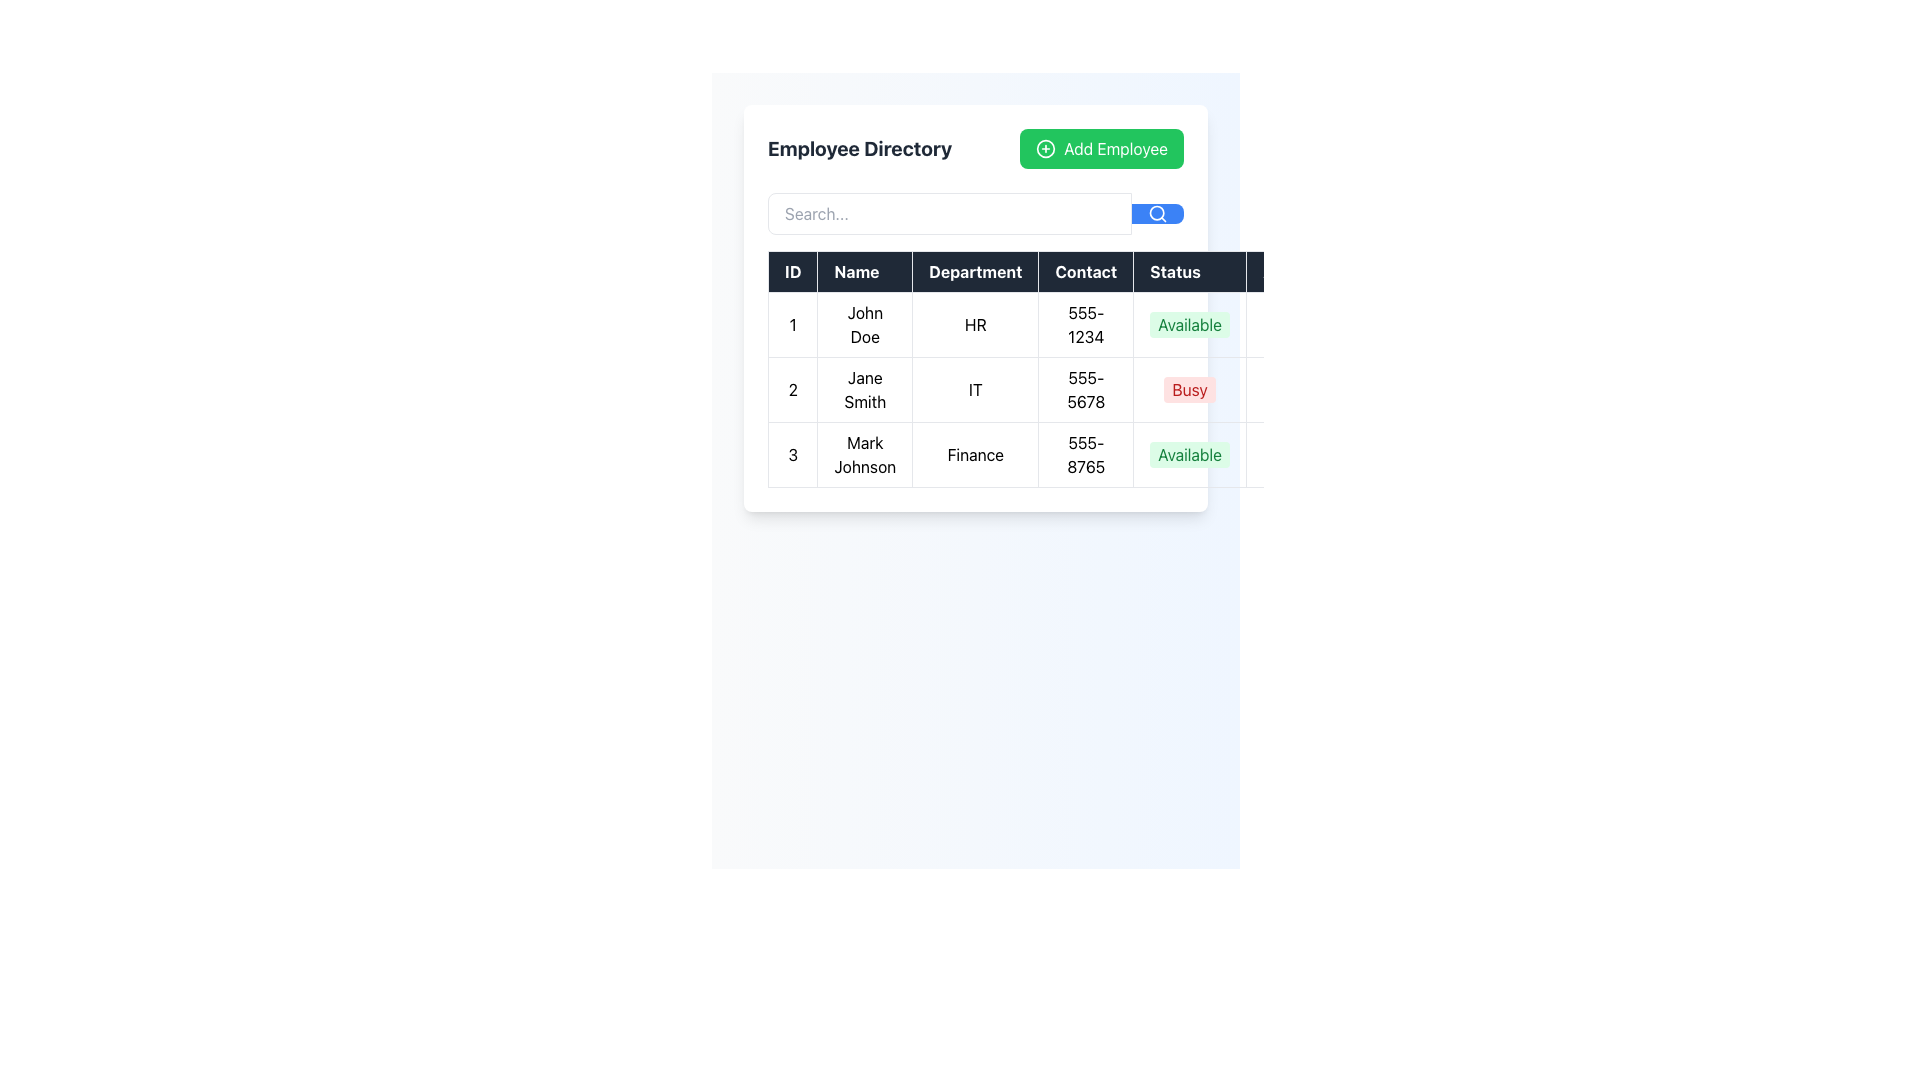 This screenshot has height=1080, width=1920. What do you see at coordinates (1085, 389) in the screenshot?
I see `the Table Cell displaying the contact number '555-5678' for 'Jane Smith' in the fourth column of the second row` at bounding box center [1085, 389].